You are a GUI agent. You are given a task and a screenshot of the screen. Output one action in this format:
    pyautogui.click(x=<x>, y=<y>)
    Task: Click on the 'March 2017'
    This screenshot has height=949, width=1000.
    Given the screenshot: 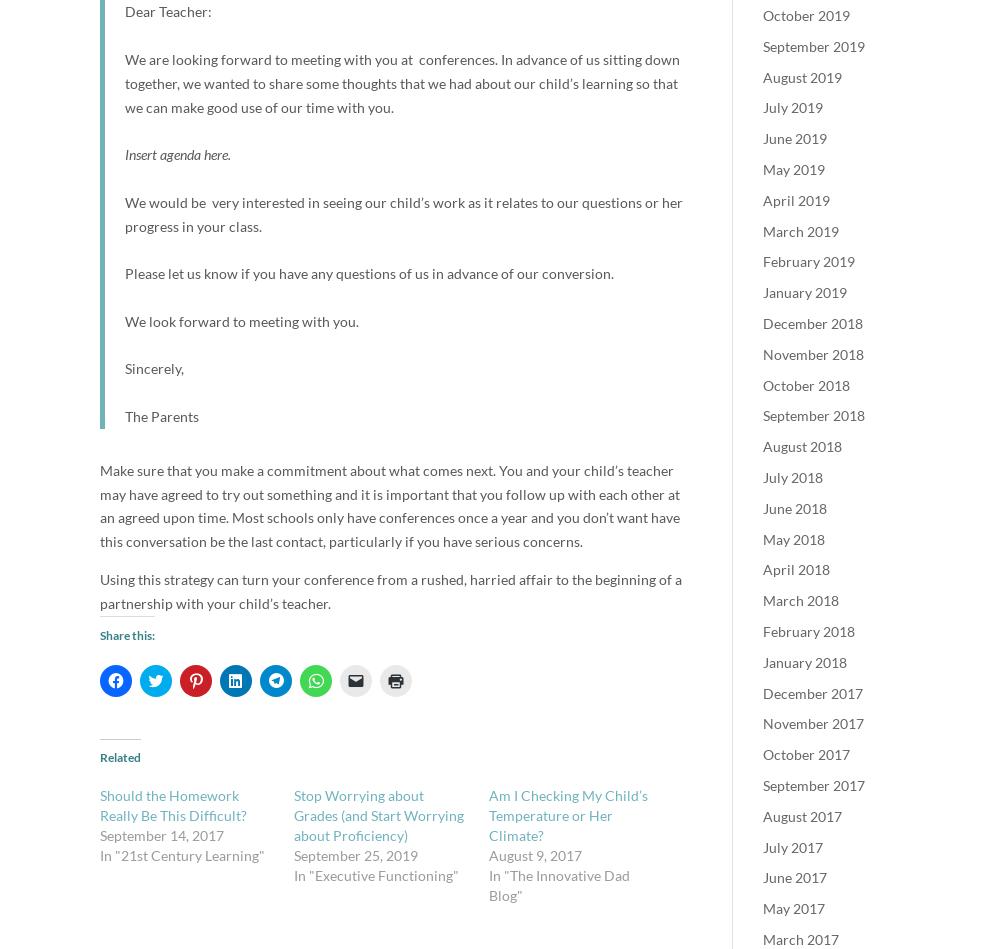 What is the action you would take?
    pyautogui.click(x=801, y=938)
    